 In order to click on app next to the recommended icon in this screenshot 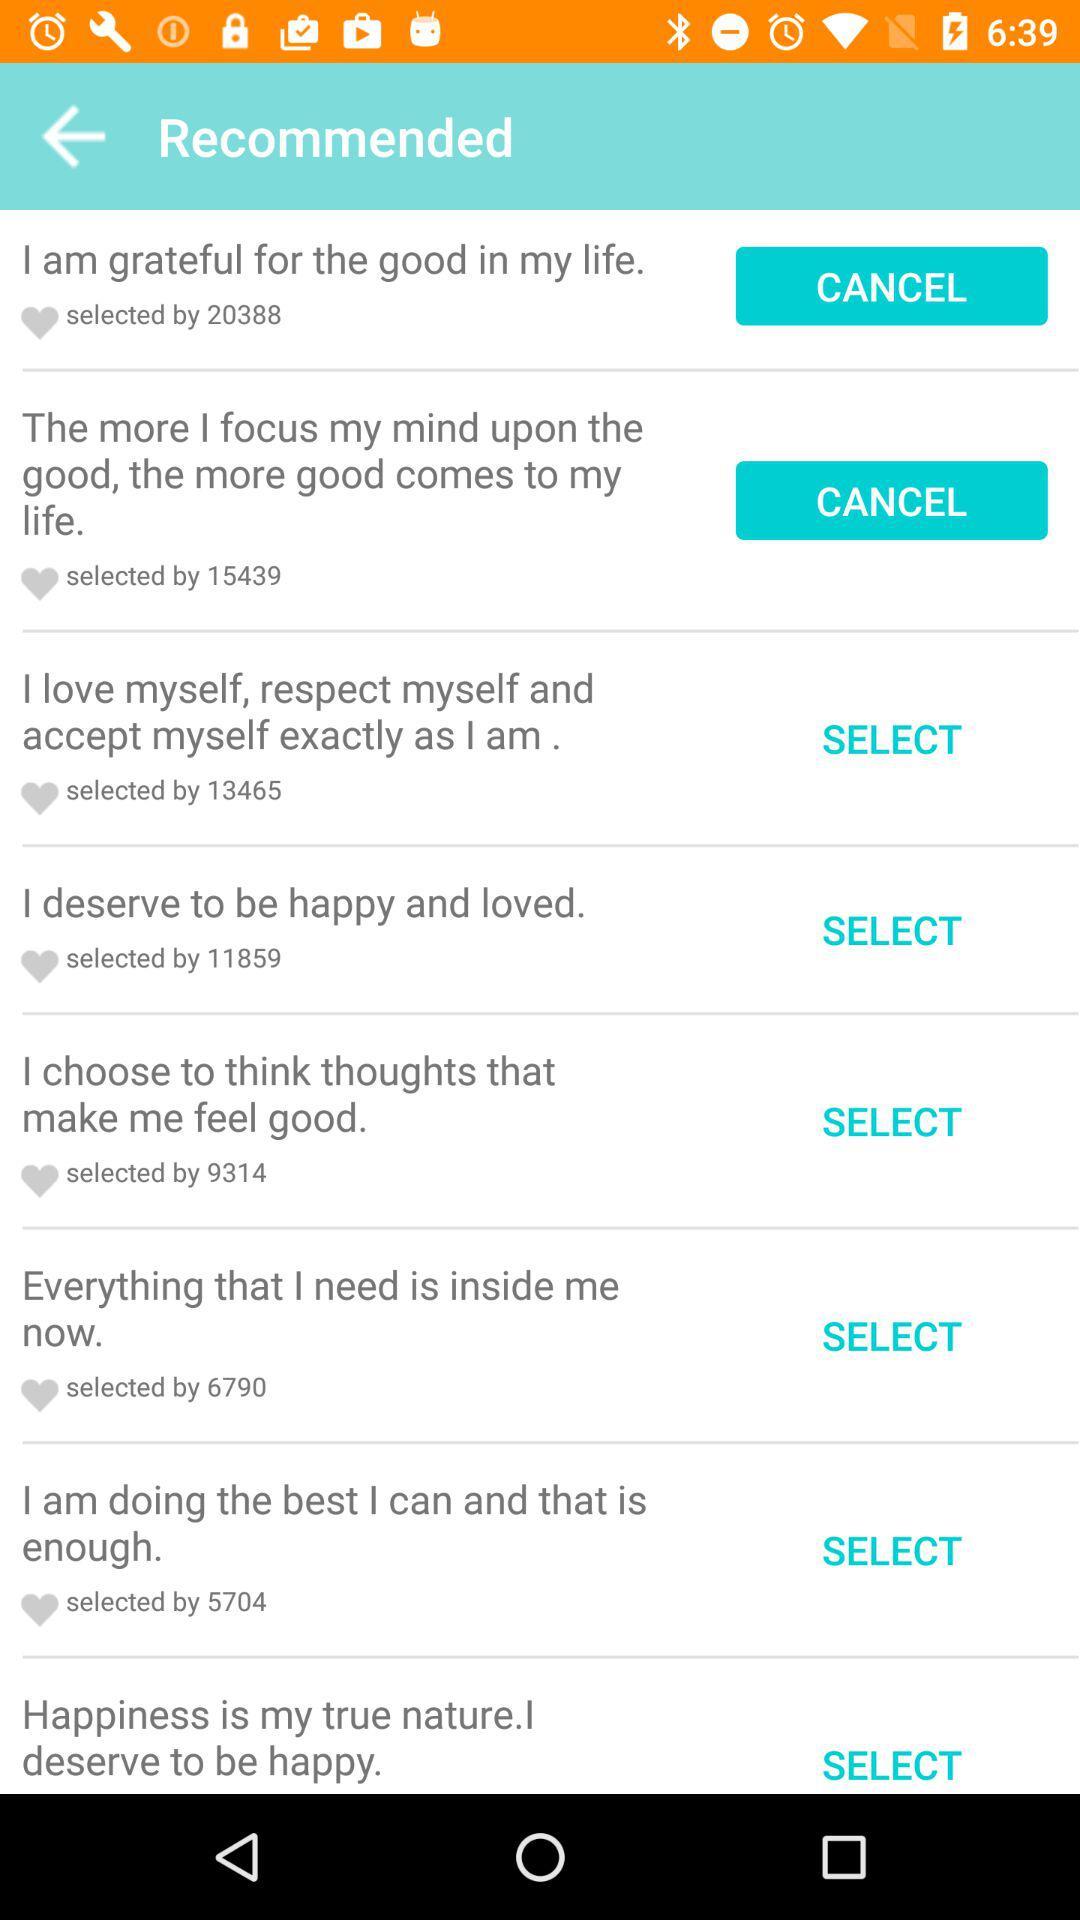, I will do `click(72, 135)`.